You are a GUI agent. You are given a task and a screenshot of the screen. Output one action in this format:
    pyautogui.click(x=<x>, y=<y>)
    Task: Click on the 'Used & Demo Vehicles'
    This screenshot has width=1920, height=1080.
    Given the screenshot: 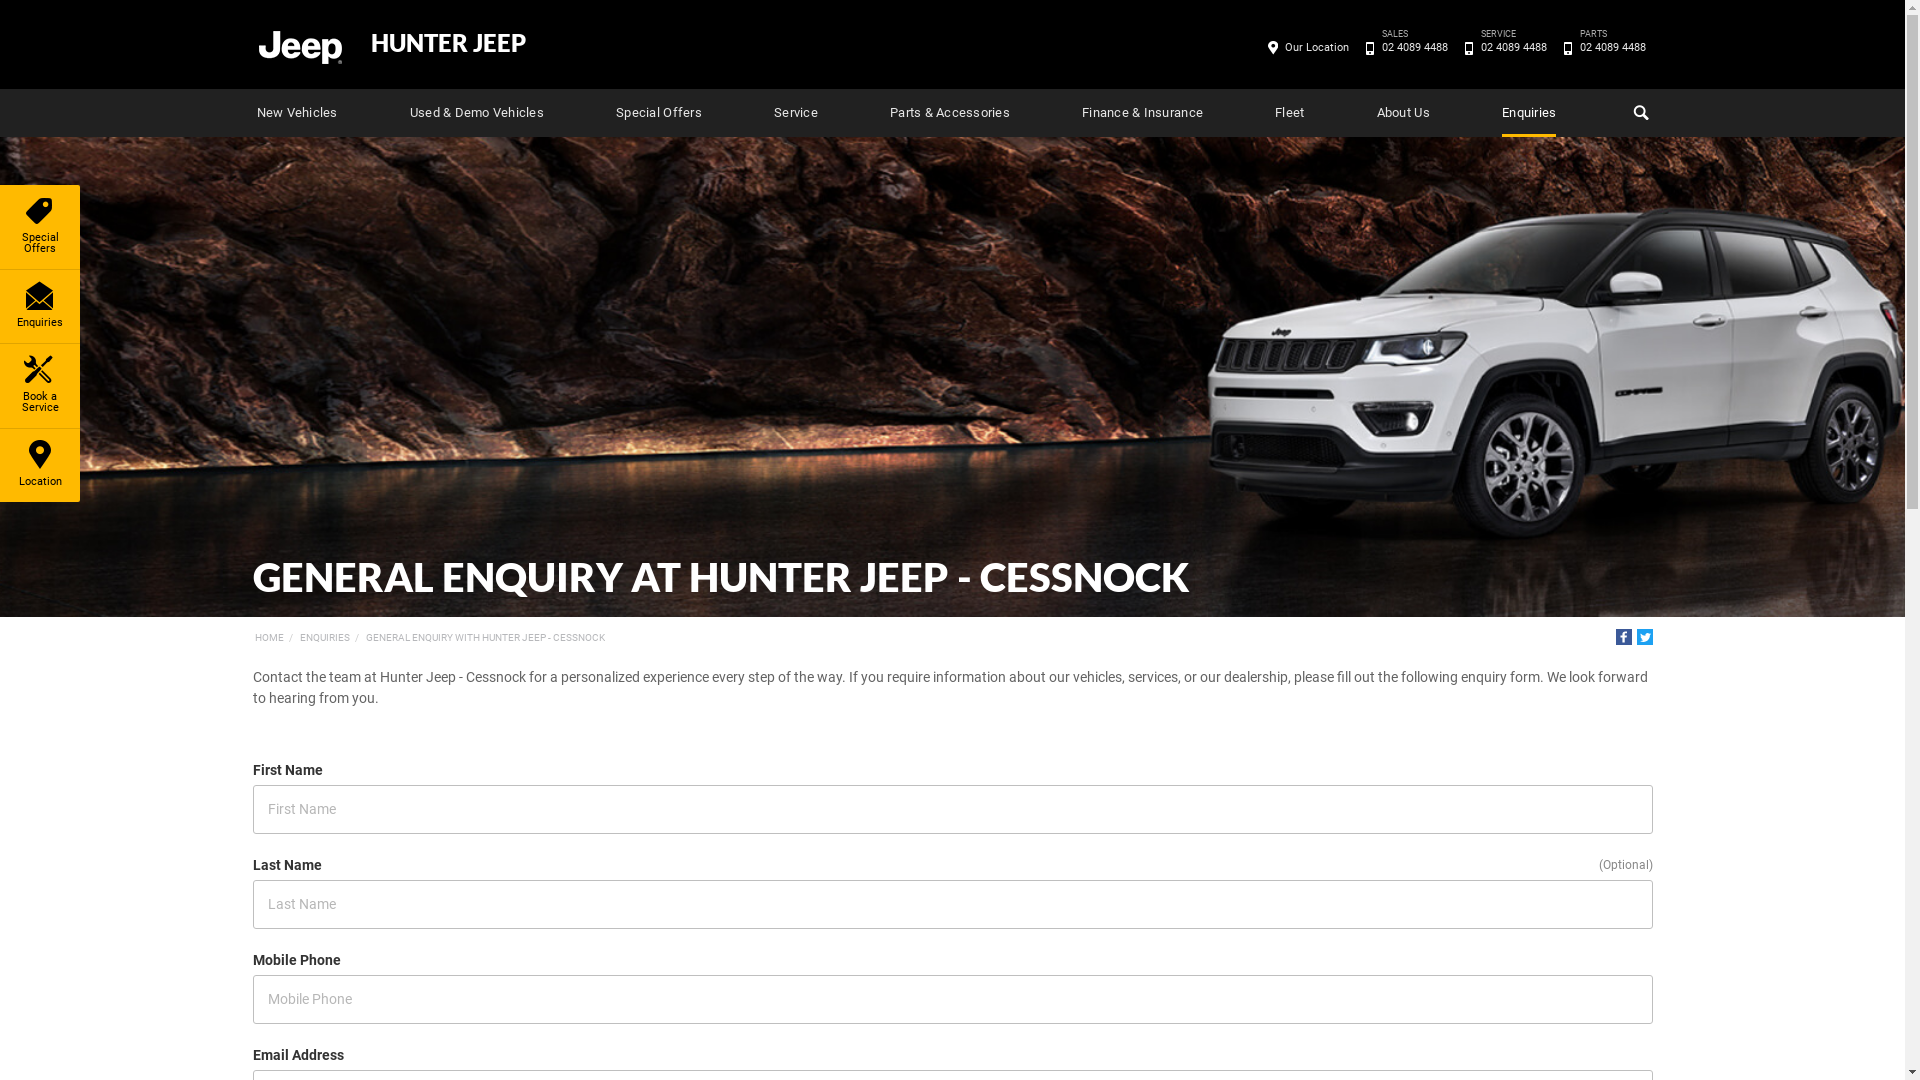 What is the action you would take?
    pyautogui.click(x=475, y=112)
    